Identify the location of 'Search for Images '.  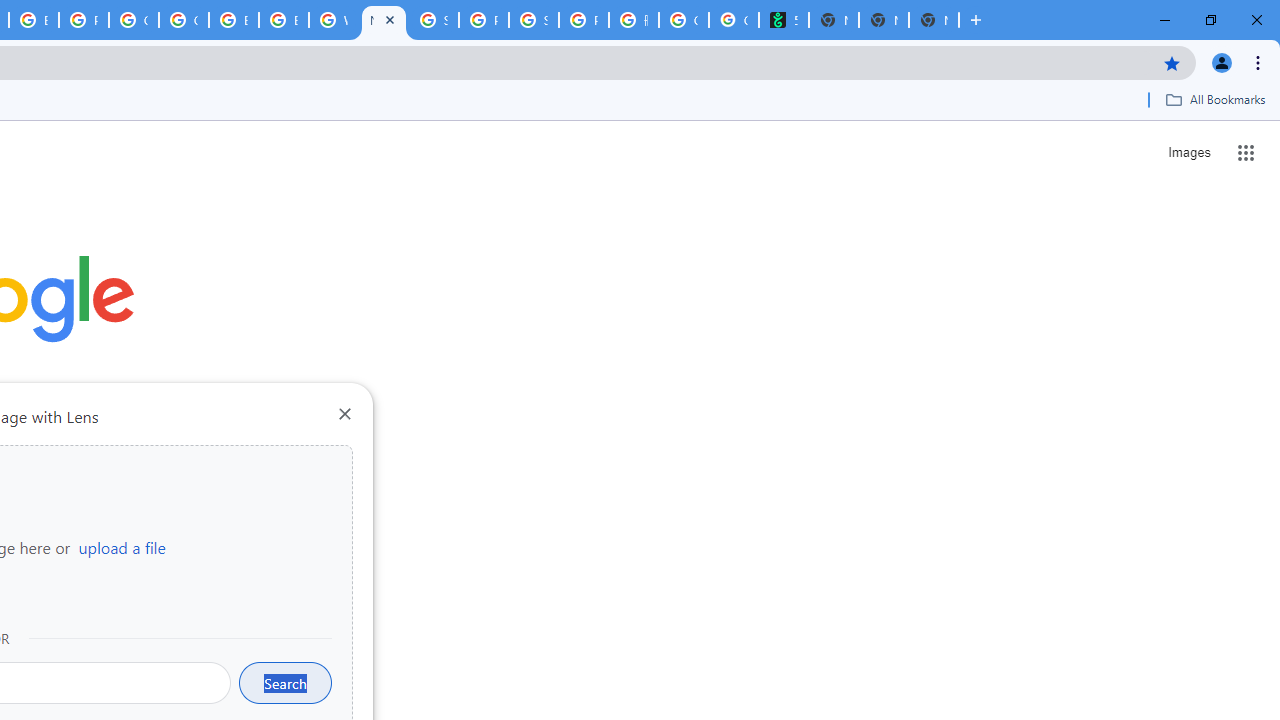
(1189, 152).